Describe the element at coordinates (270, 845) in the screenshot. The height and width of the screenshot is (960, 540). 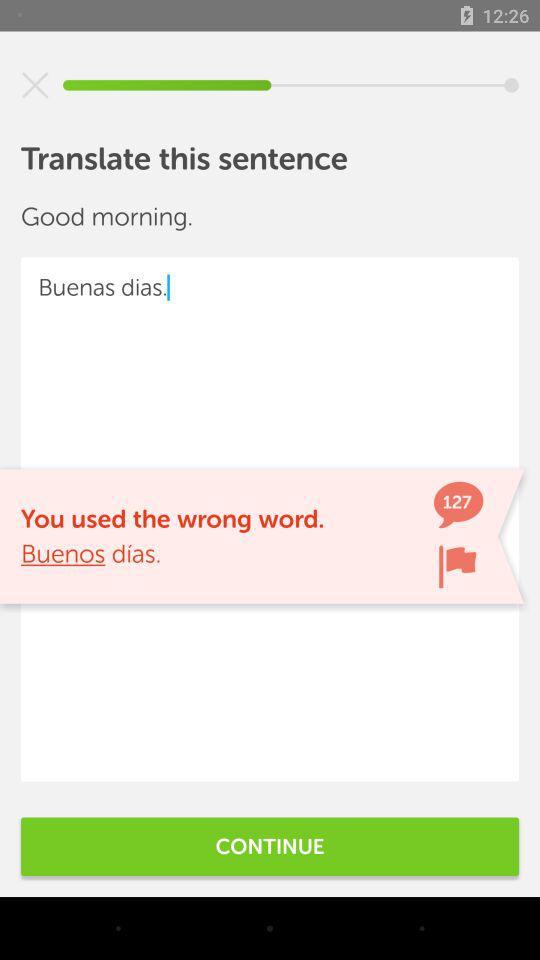
I see `the continue` at that location.